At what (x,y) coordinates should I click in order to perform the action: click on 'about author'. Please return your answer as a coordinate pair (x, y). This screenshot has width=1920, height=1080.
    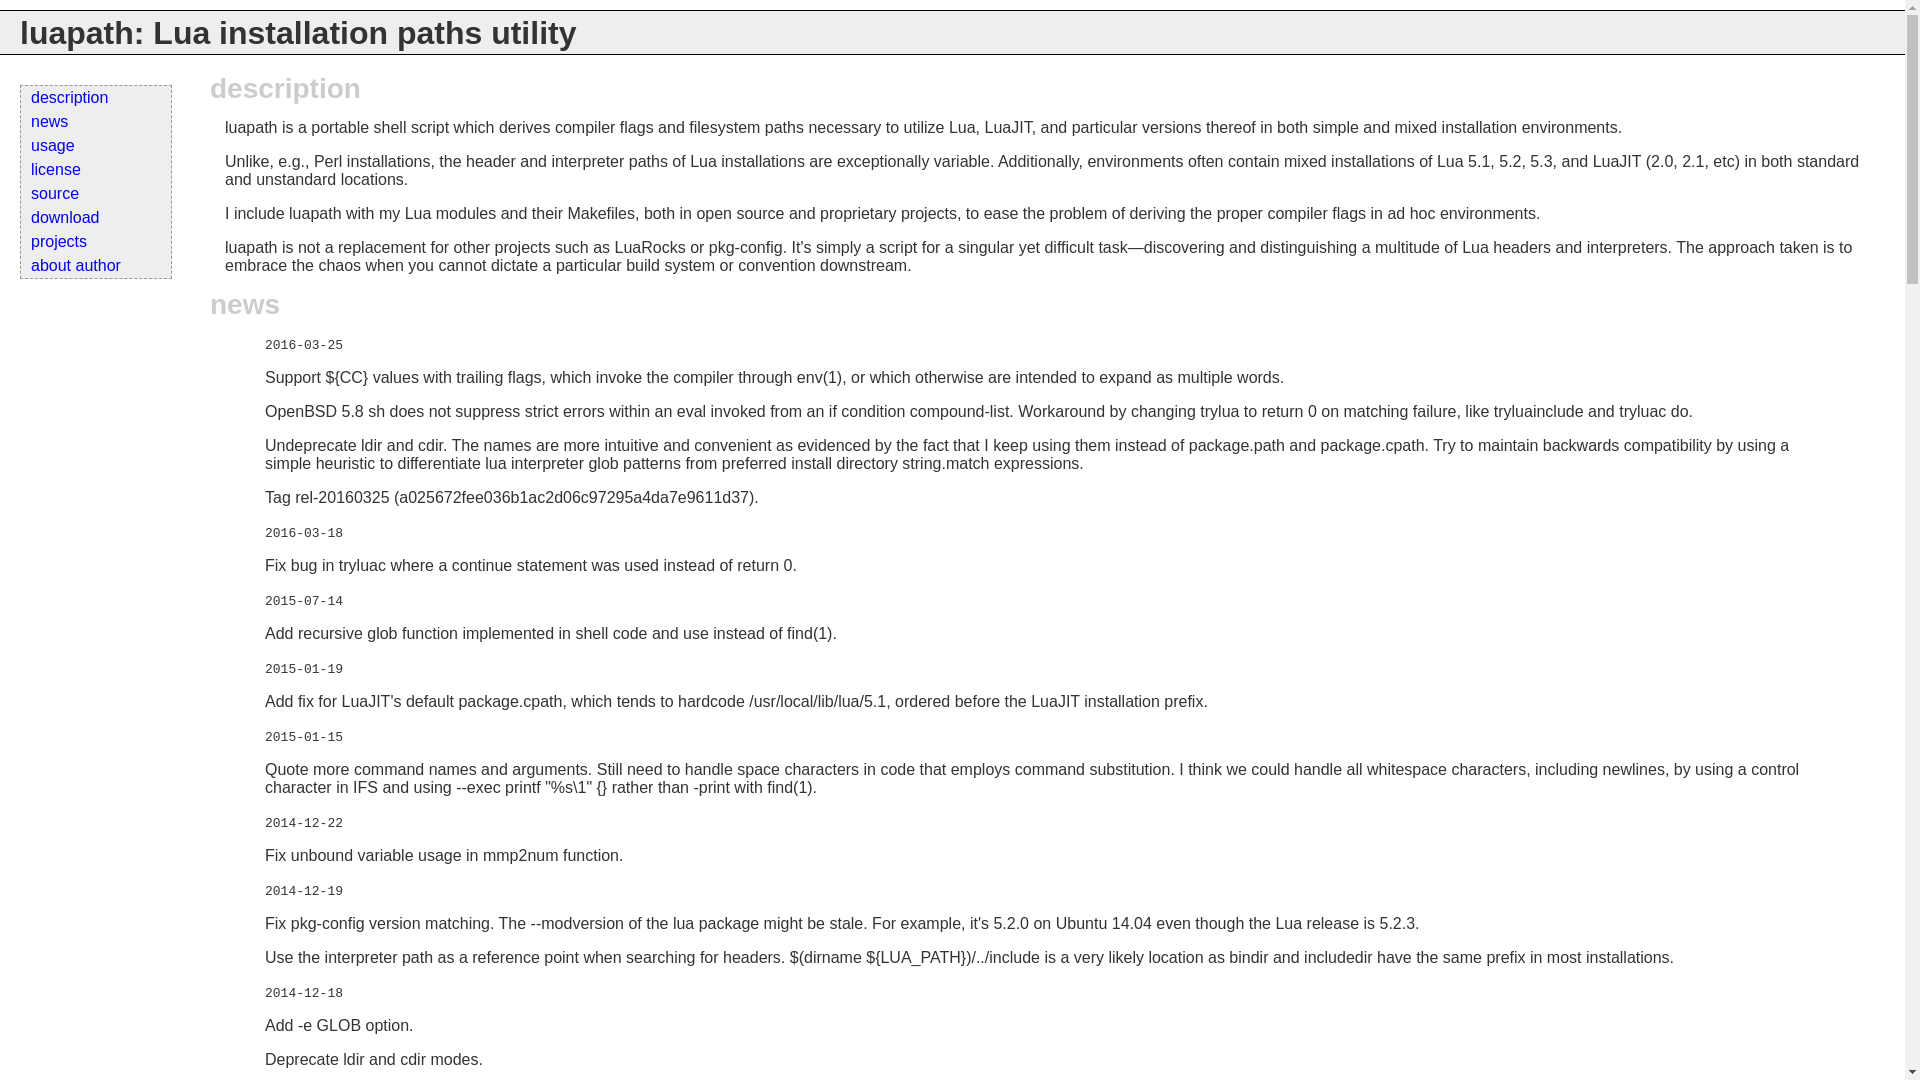
    Looking at the image, I should click on (95, 265).